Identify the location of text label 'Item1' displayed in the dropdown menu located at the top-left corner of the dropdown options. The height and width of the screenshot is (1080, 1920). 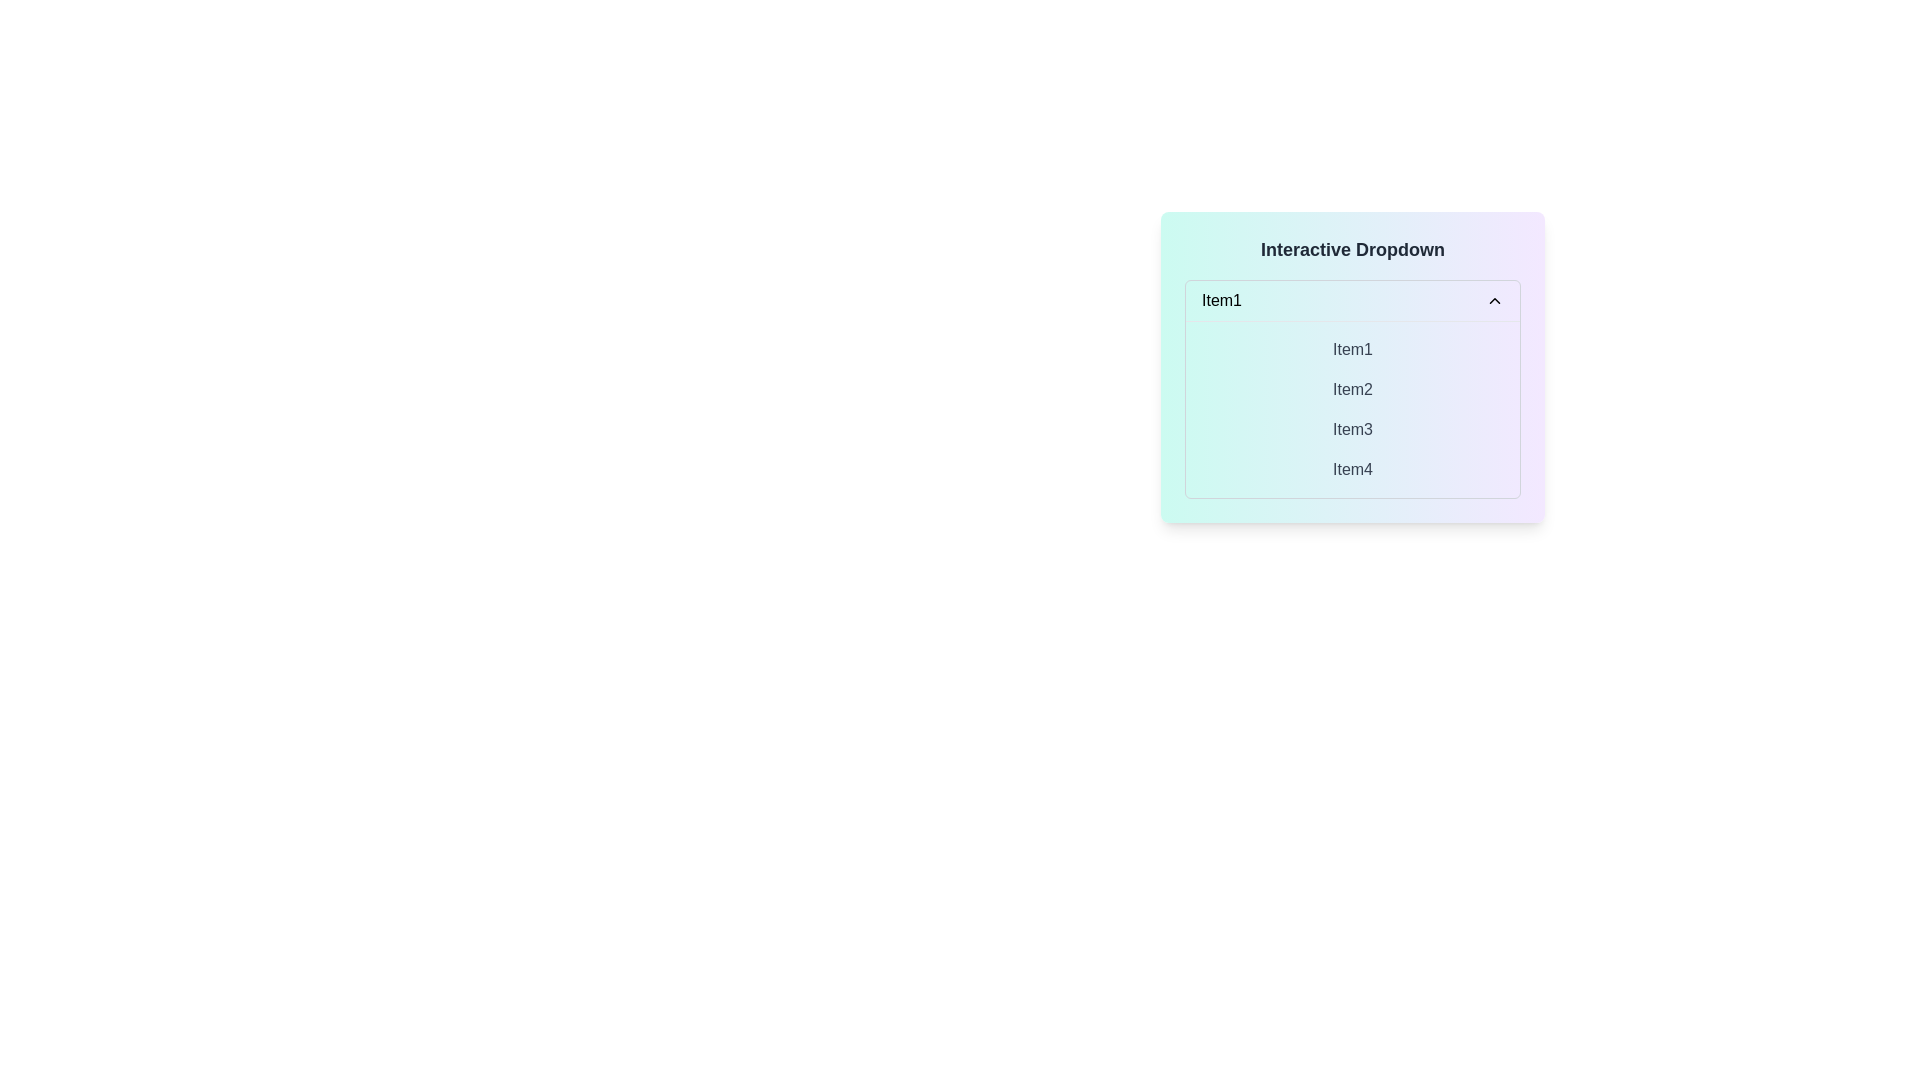
(1221, 300).